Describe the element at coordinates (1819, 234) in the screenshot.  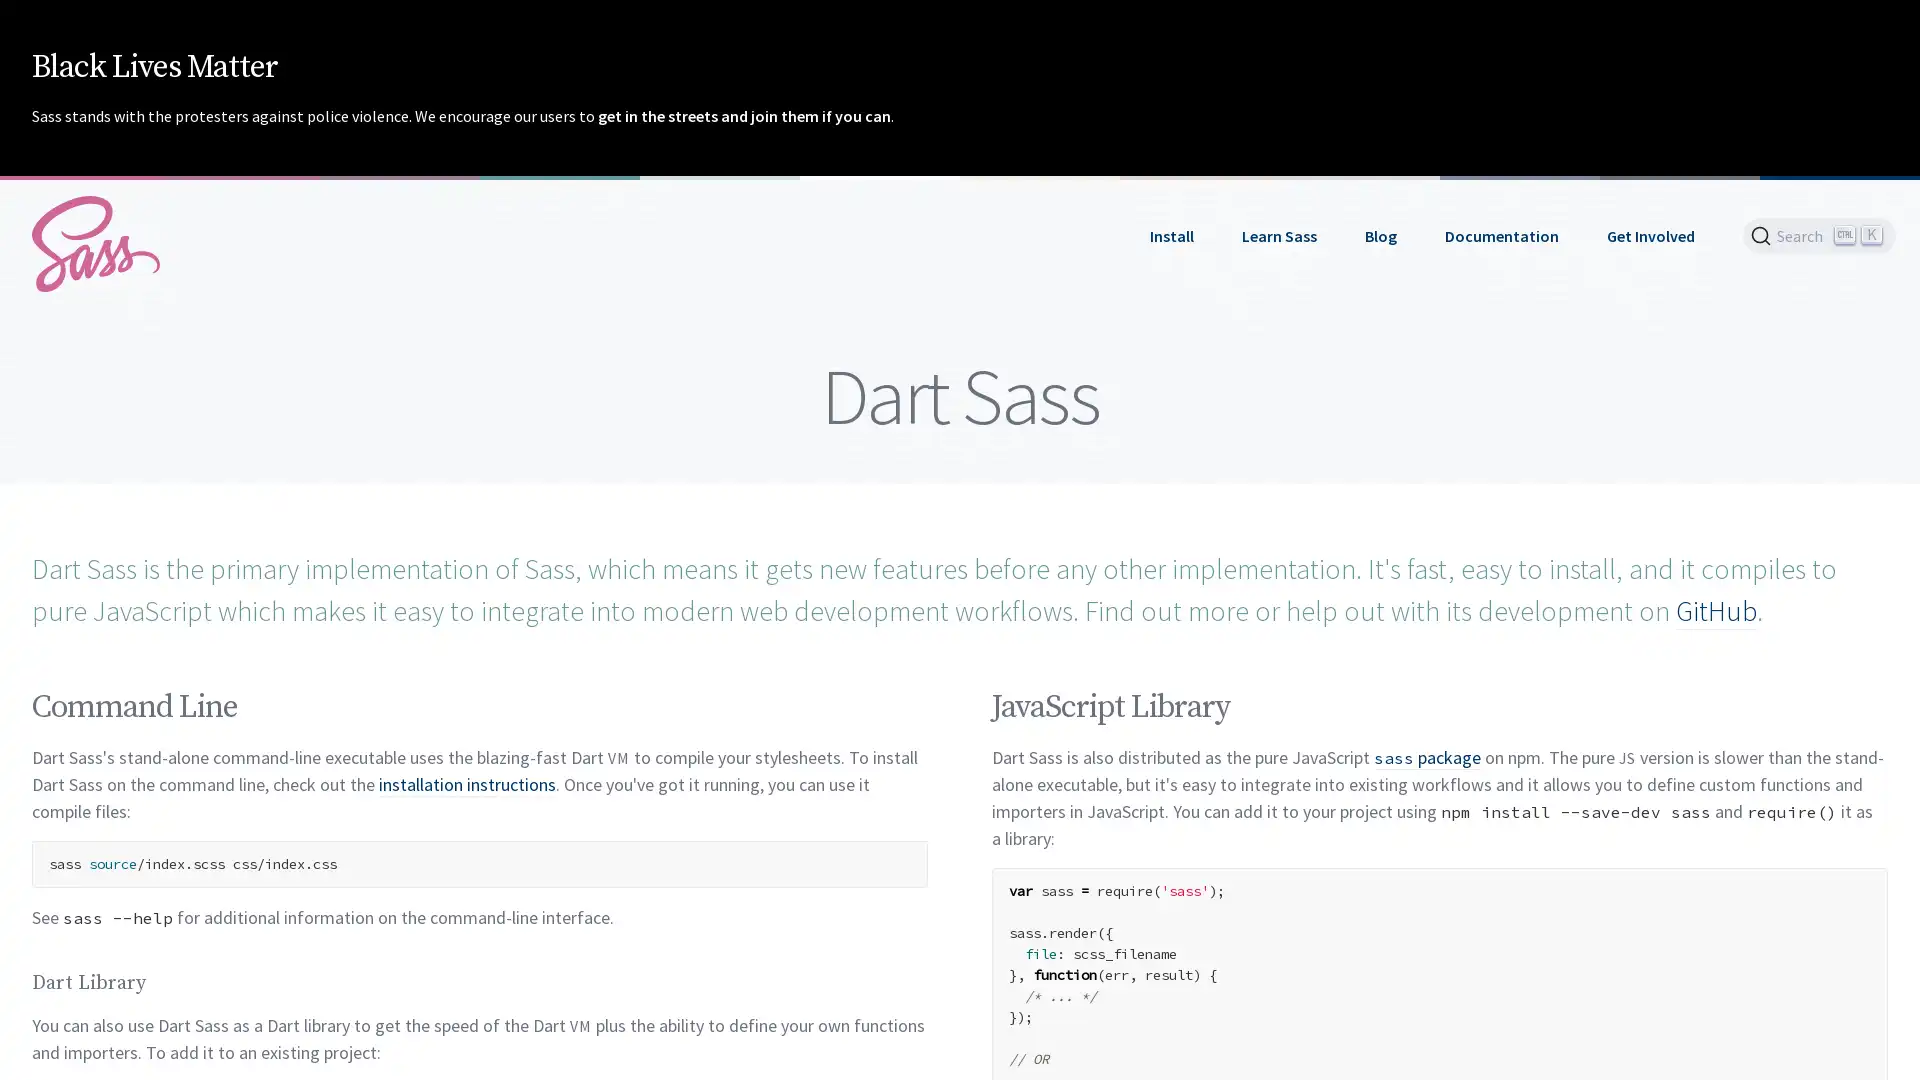
I see `Search` at that location.